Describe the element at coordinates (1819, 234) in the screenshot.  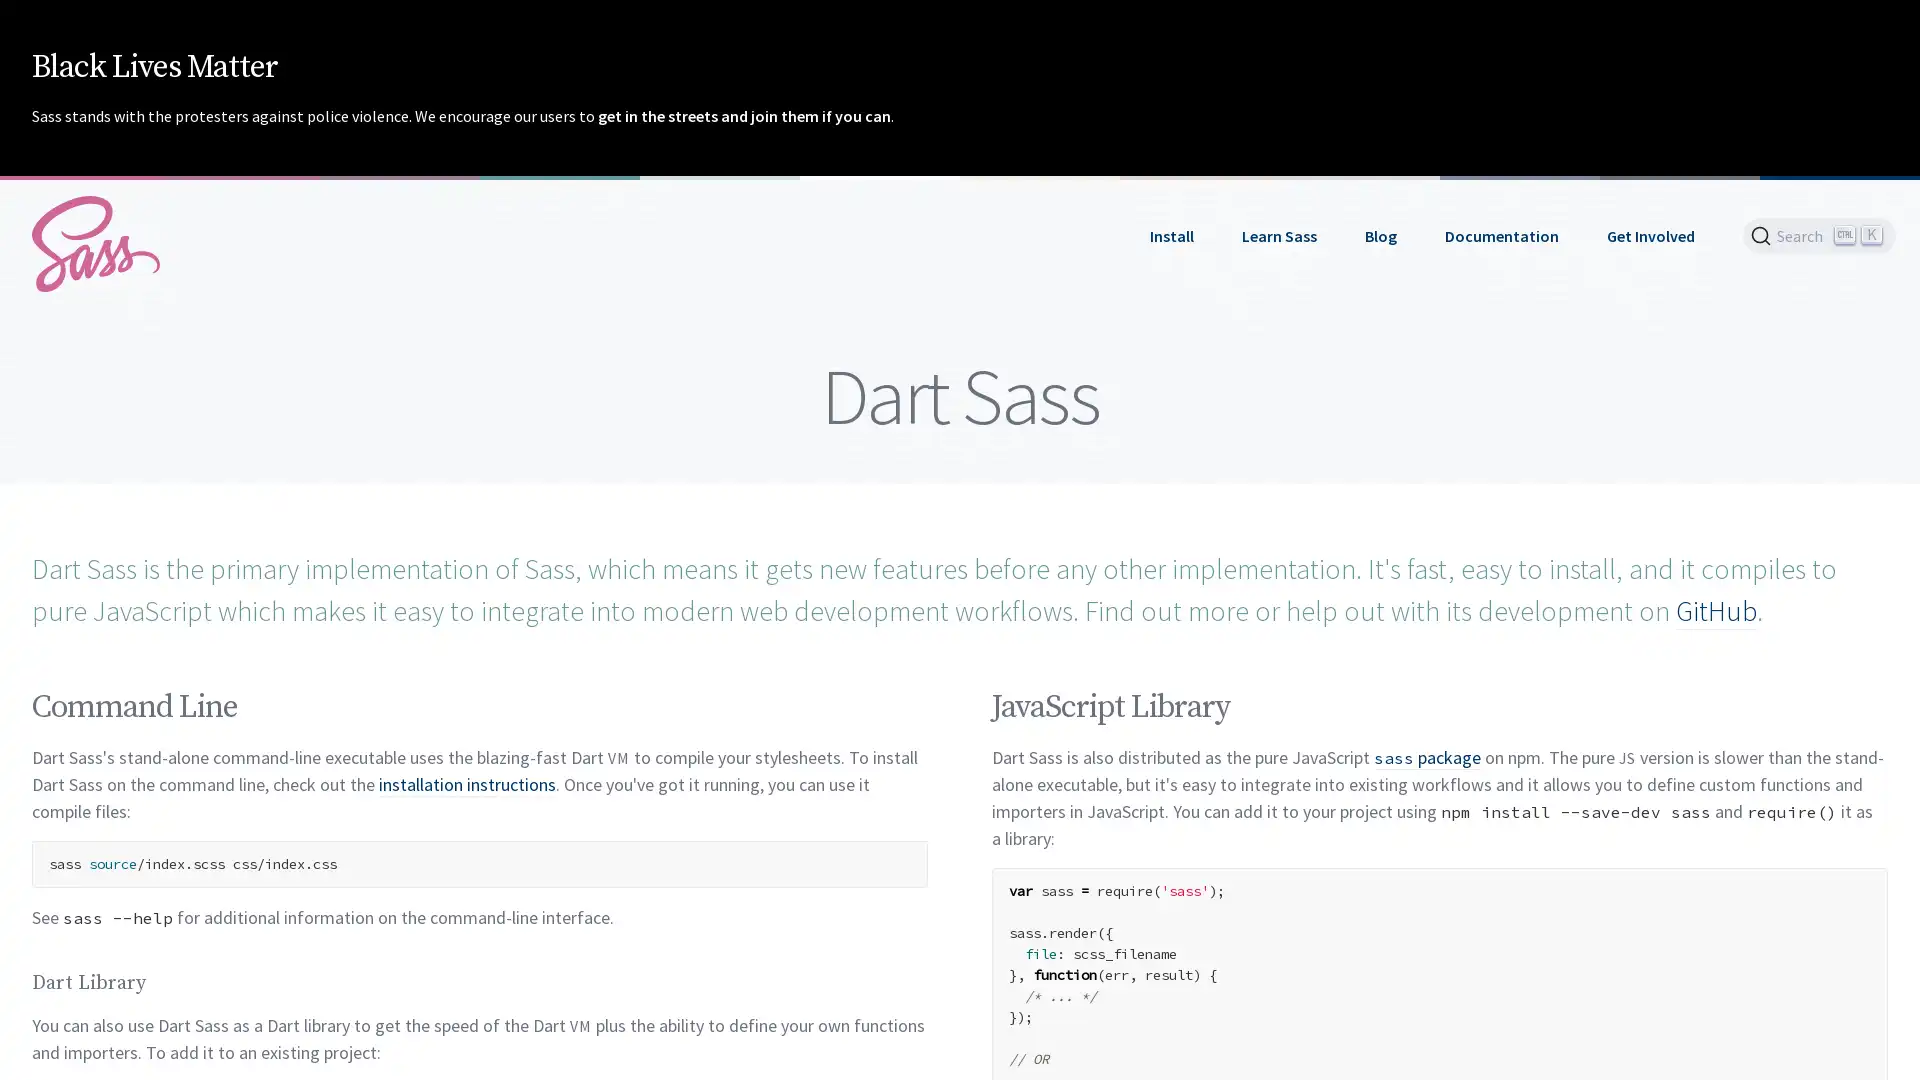
I see `Search` at that location.